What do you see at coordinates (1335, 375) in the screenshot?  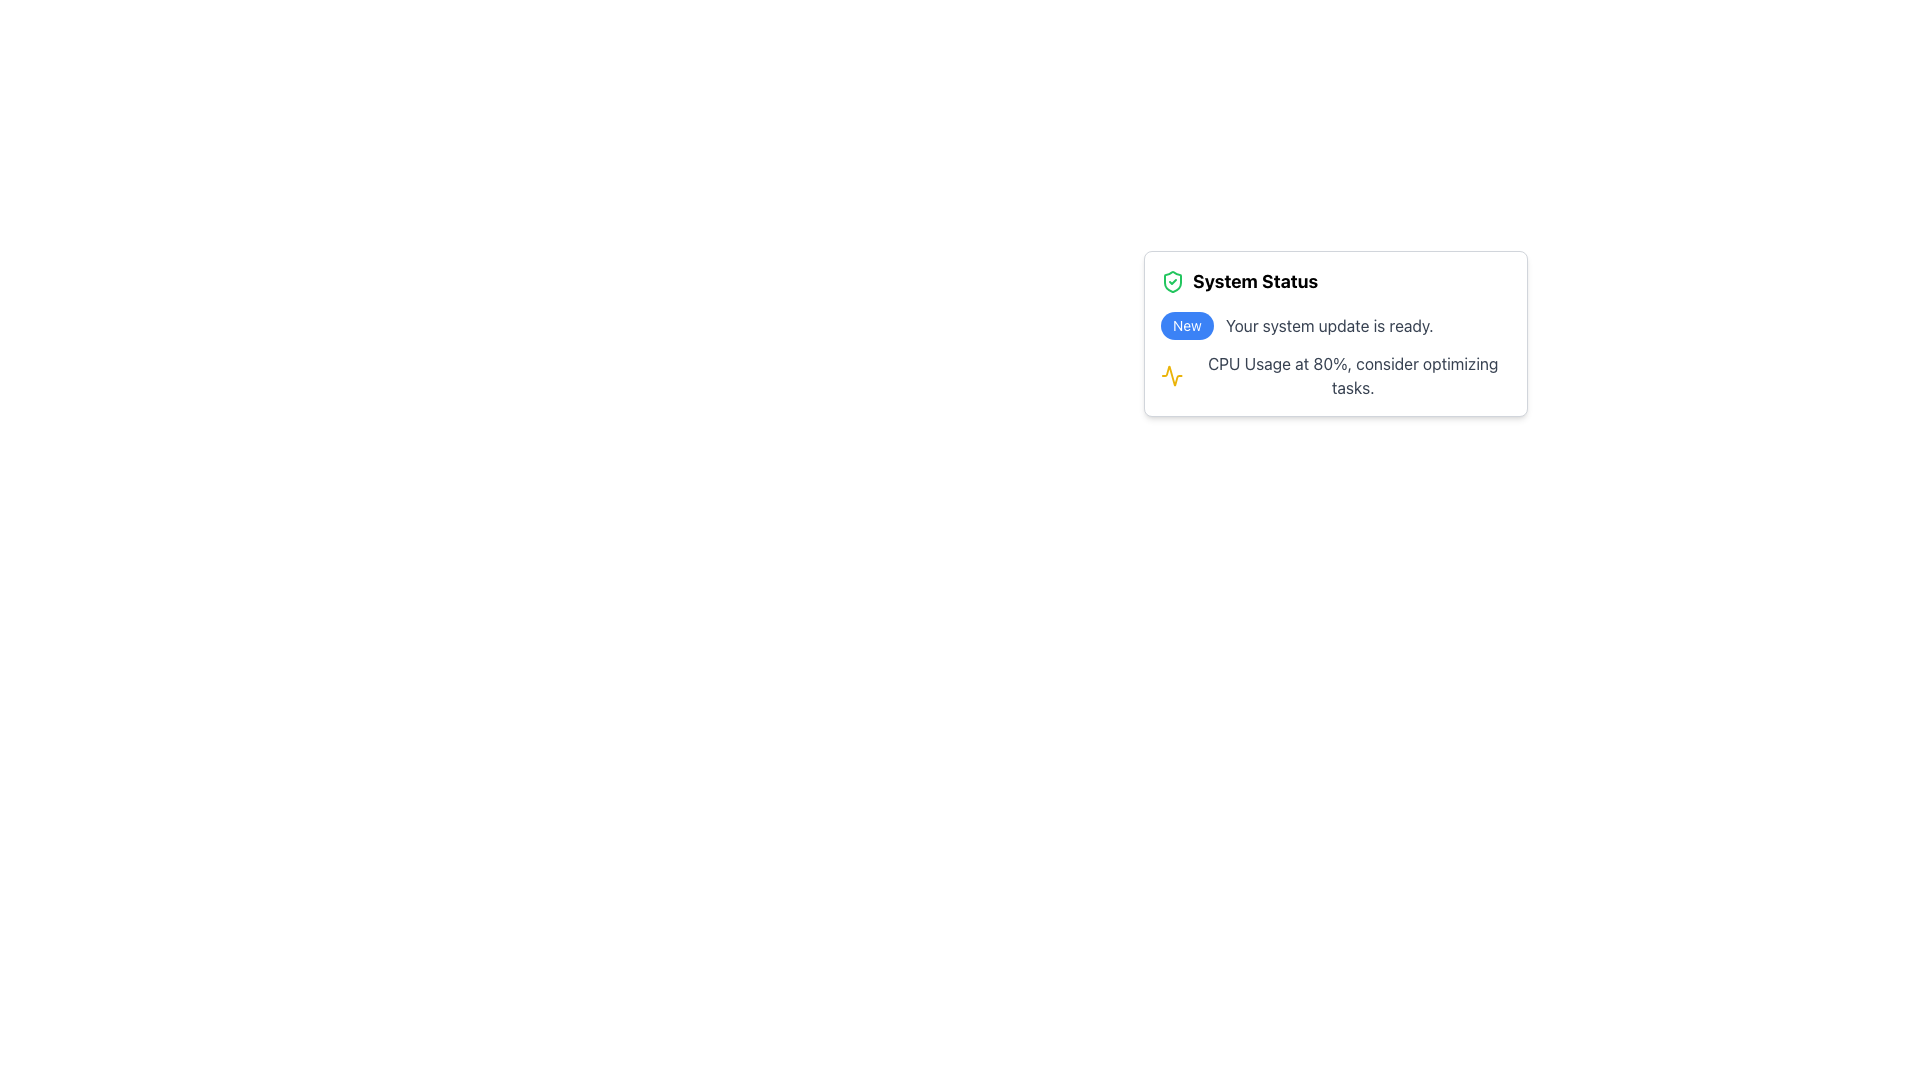 I see `message of the second notification item under the 'System Status' heading, which indicates 'CPU Usage at 80%, consider optimizing tasks.'` at bounding box center [1335, 375].